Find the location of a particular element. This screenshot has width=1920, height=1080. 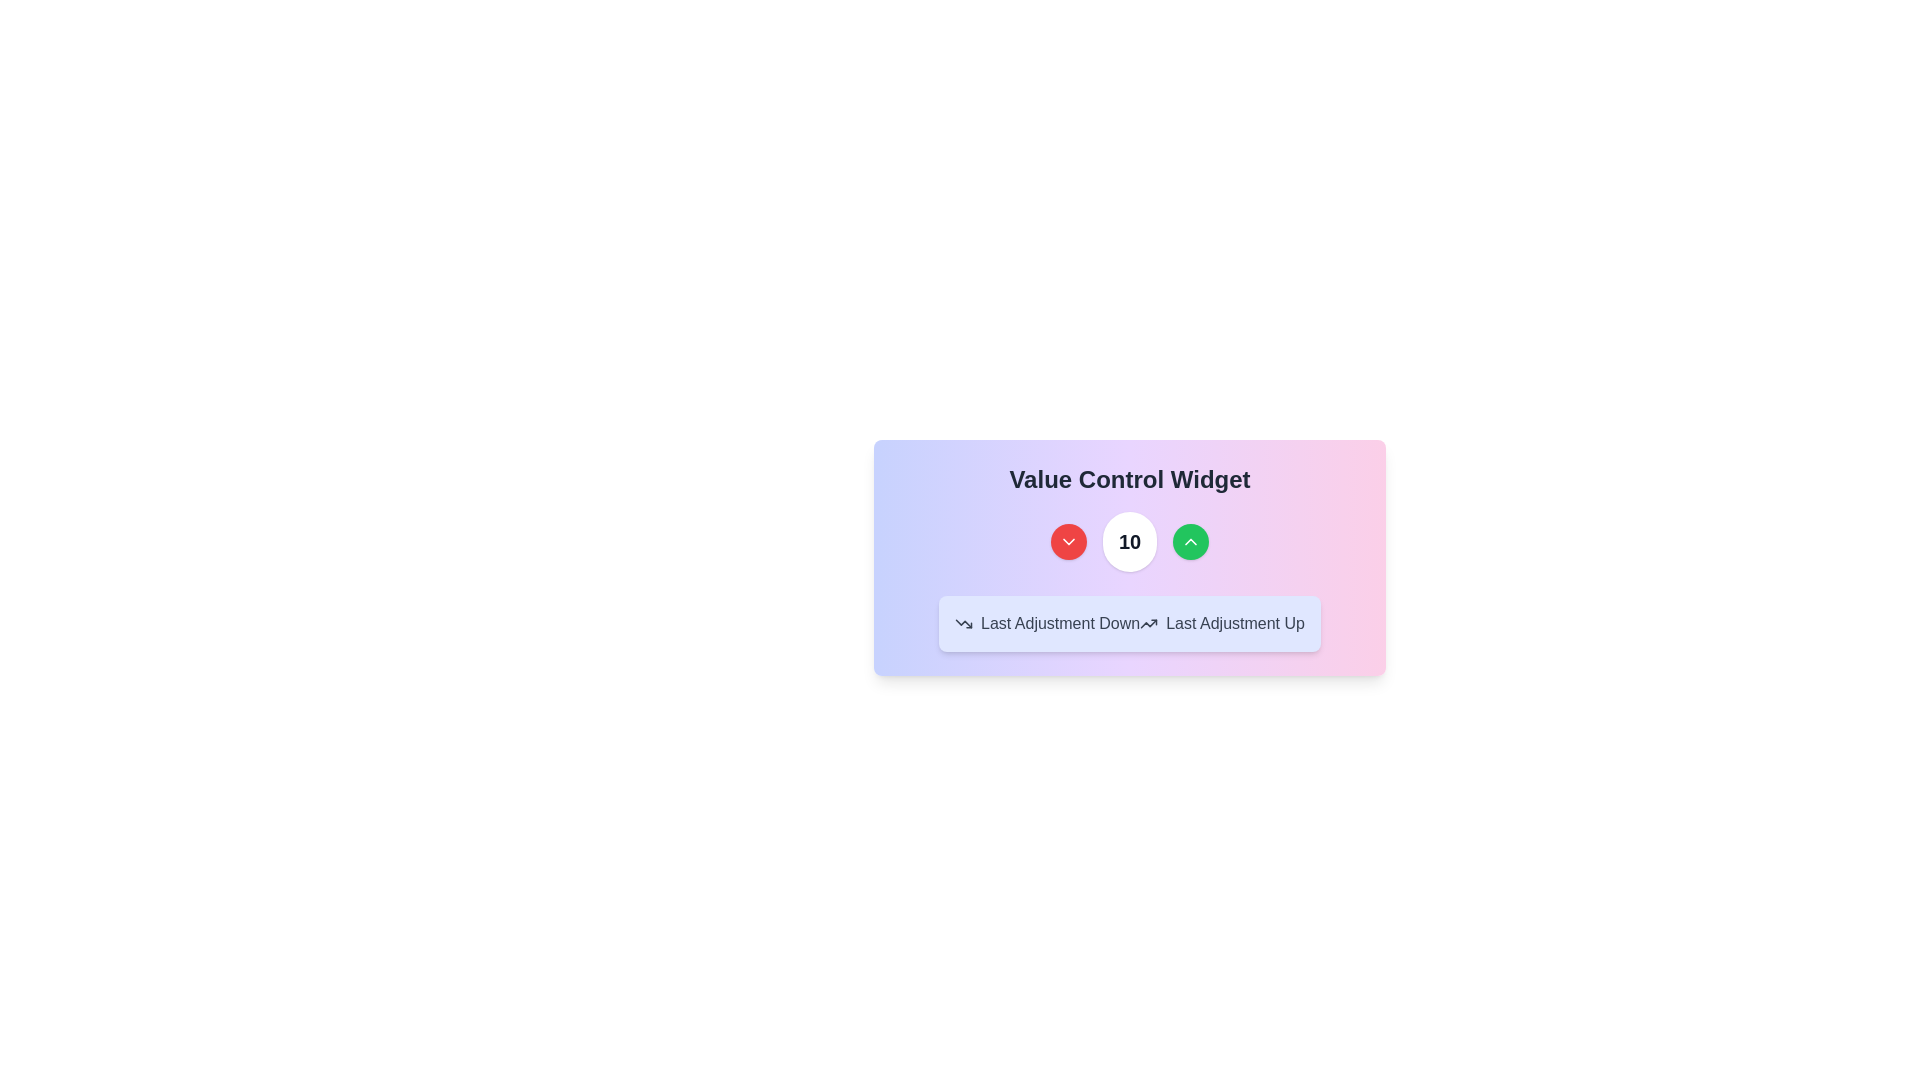

the Text with Icon that displays information regarding the last adjustment, which has an icon indicating a downward trend and is positioned in the lower section of the widget, to the left of 'Last Adjustment Up' is located at coordinates (1046, 623).